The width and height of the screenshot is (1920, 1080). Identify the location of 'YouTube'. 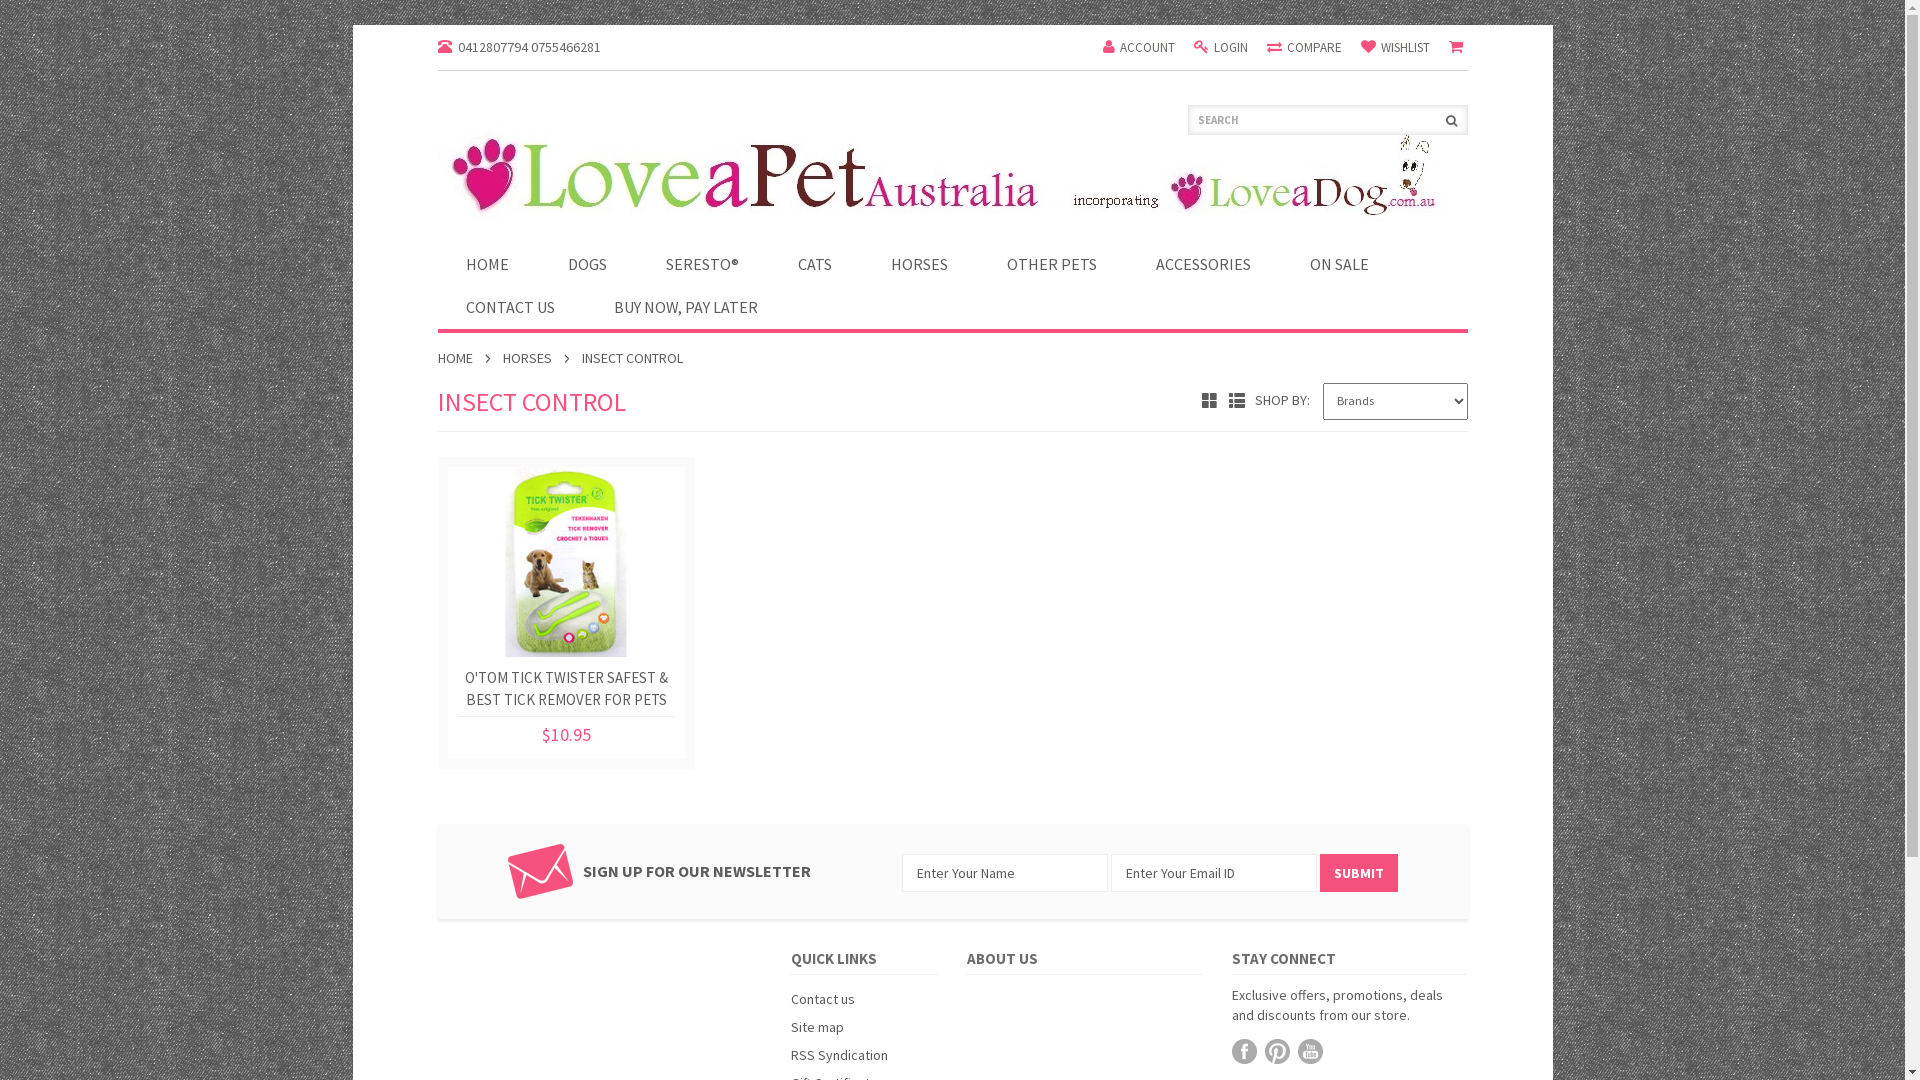
(1310, 1050).